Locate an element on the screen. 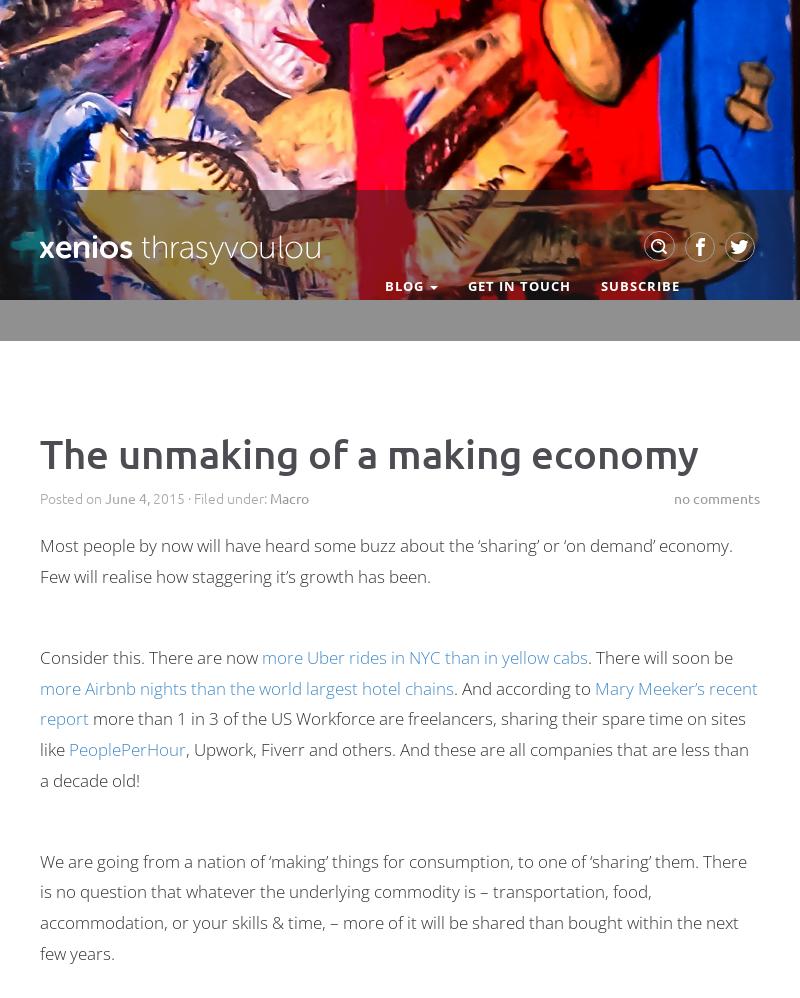  'Macro' is located at coordinates (289, 497).